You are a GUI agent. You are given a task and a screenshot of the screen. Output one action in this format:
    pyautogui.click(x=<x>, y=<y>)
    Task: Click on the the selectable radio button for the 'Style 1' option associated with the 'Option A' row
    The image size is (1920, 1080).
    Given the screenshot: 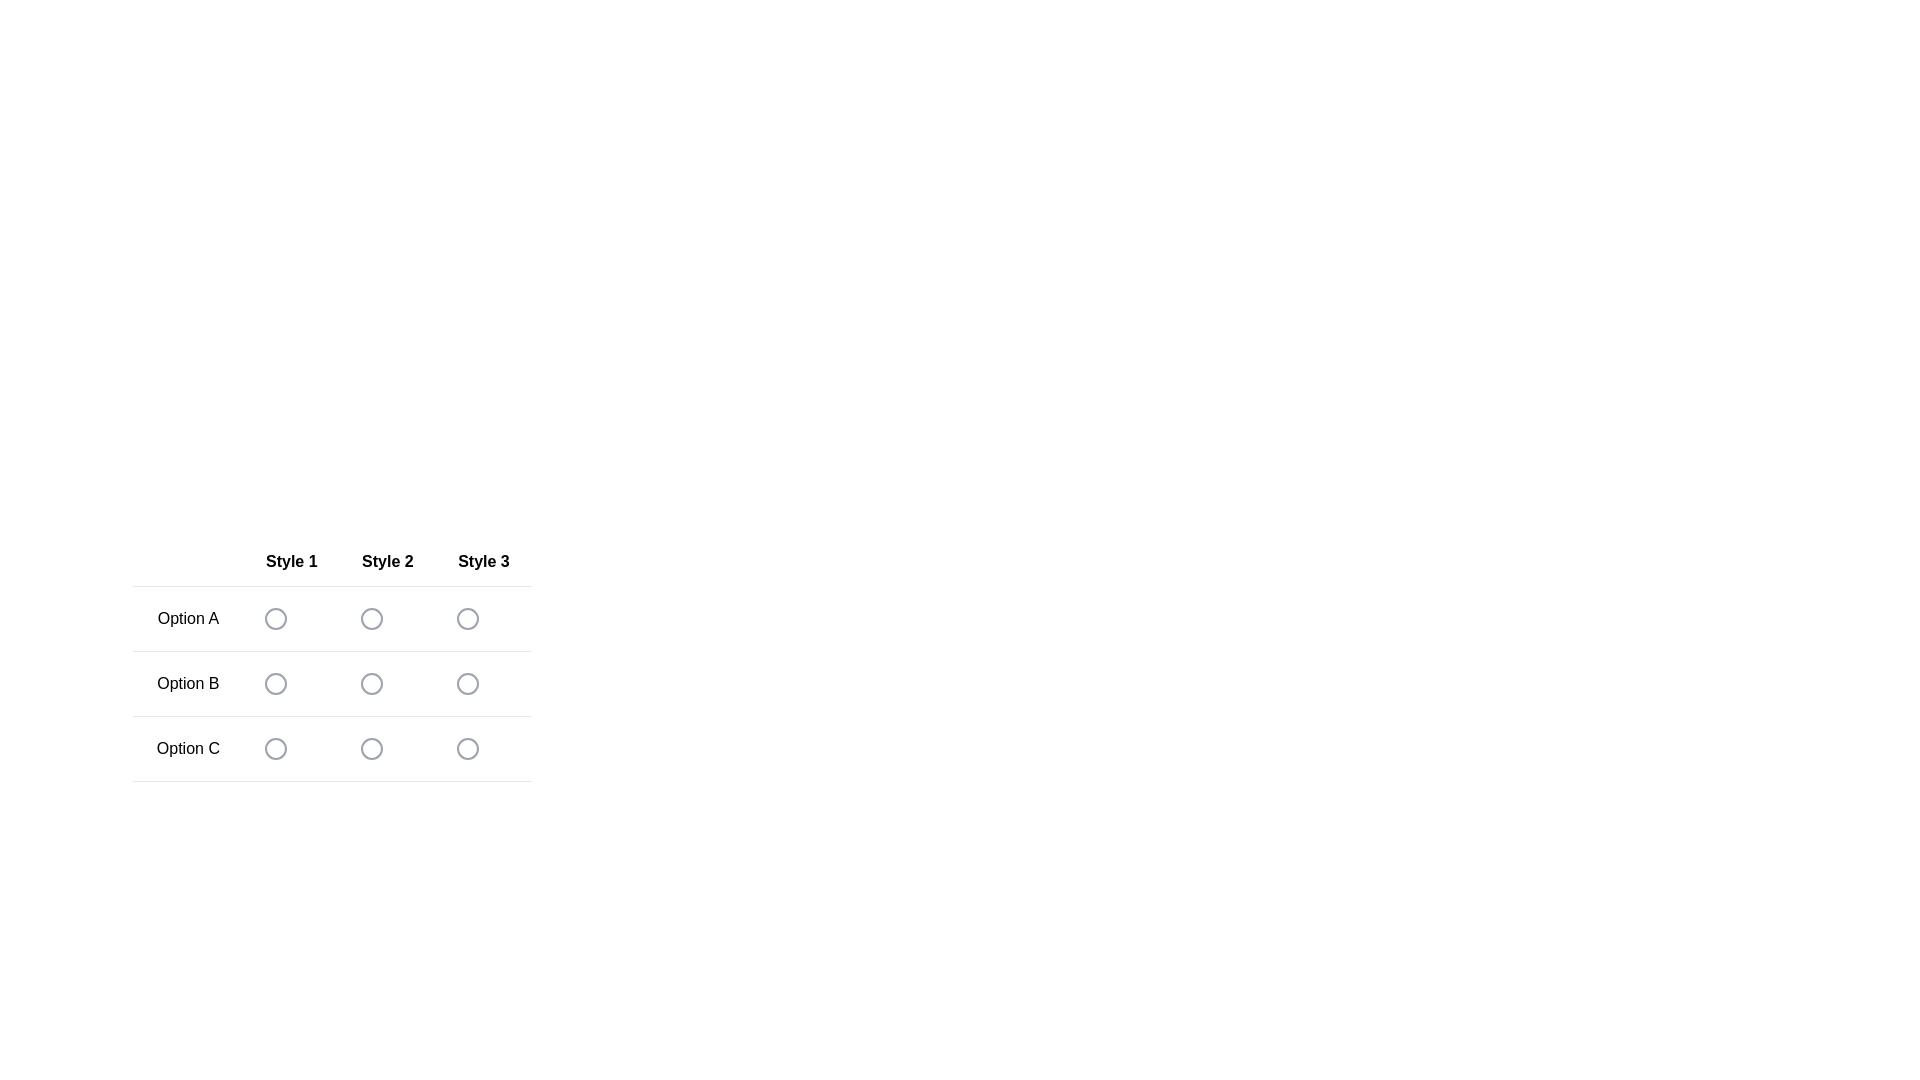 What is the action you would take?
    pyautogui.click(x=290, y=617)
    